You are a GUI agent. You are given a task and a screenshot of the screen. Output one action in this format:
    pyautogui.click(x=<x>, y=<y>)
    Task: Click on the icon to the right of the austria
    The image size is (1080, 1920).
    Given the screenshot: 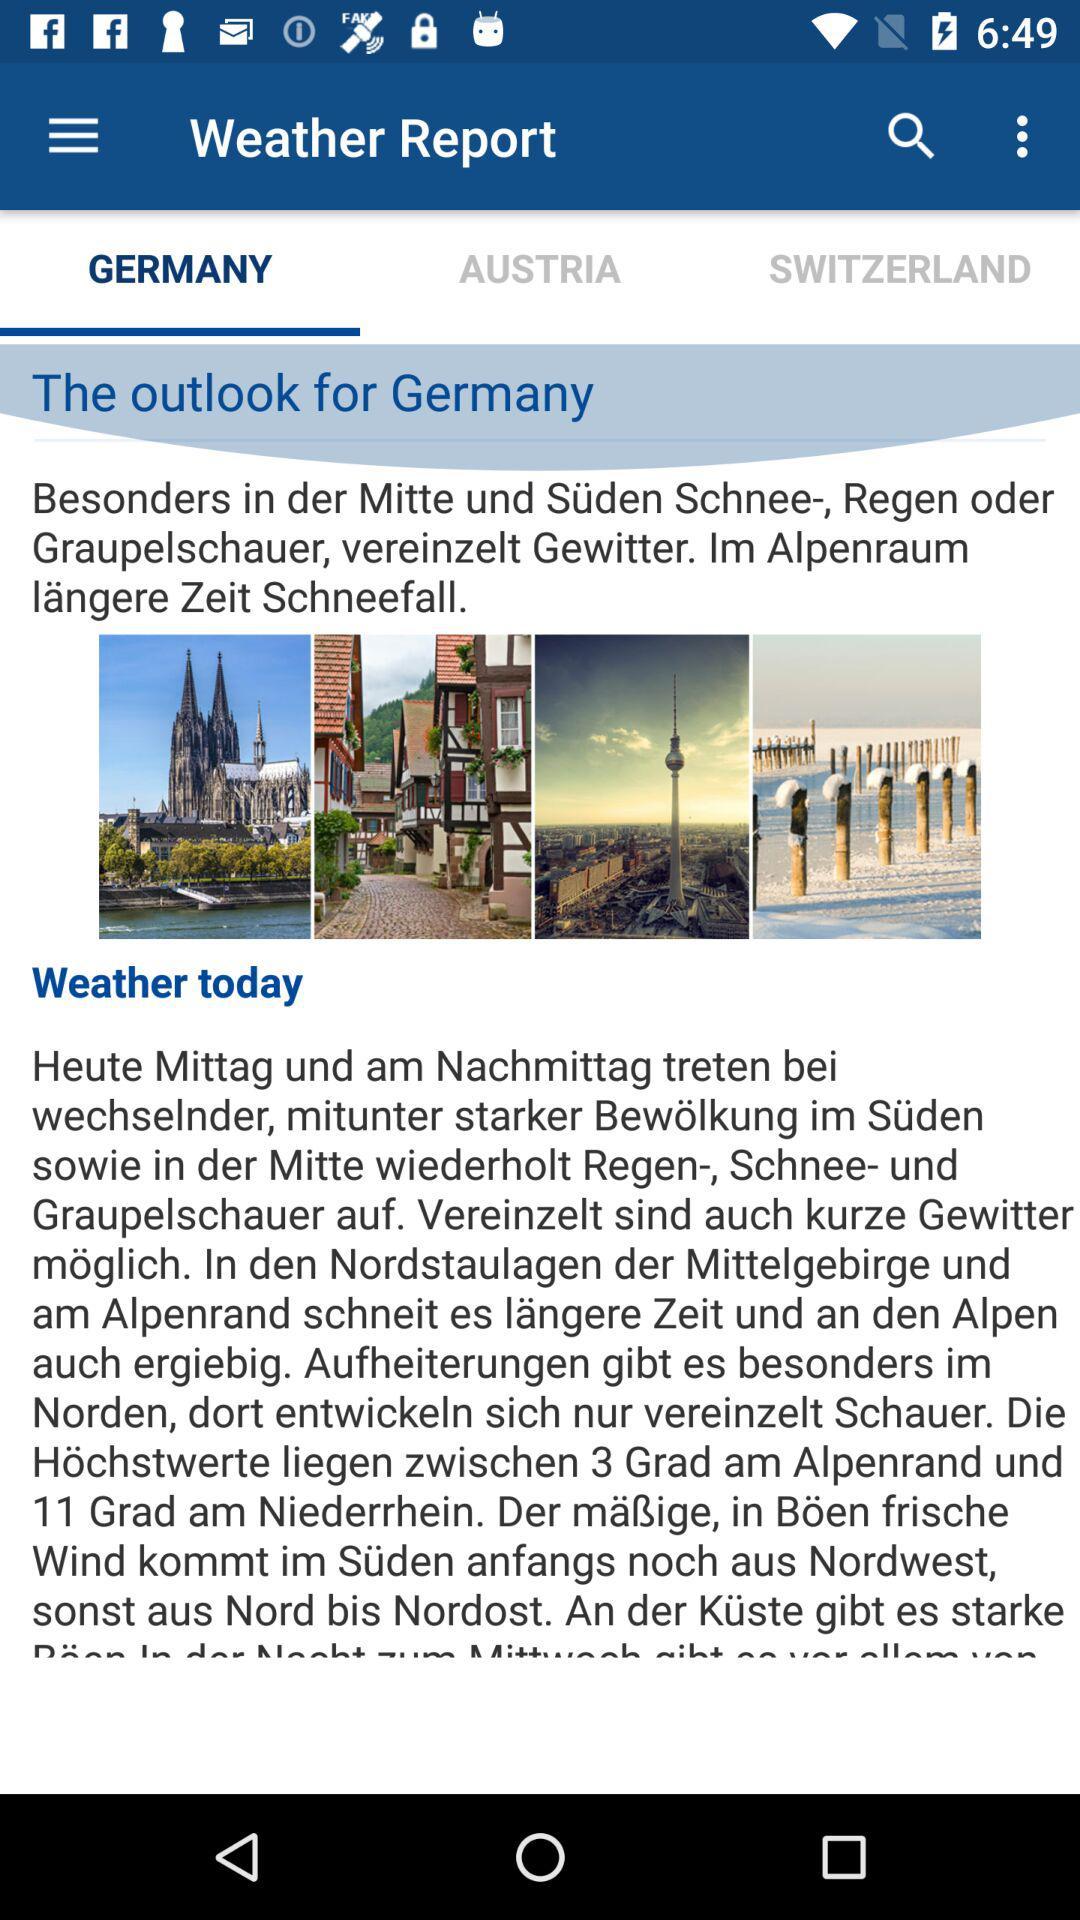 What is the action you would take?
    pyautogui.click(x=911, y=135)
    